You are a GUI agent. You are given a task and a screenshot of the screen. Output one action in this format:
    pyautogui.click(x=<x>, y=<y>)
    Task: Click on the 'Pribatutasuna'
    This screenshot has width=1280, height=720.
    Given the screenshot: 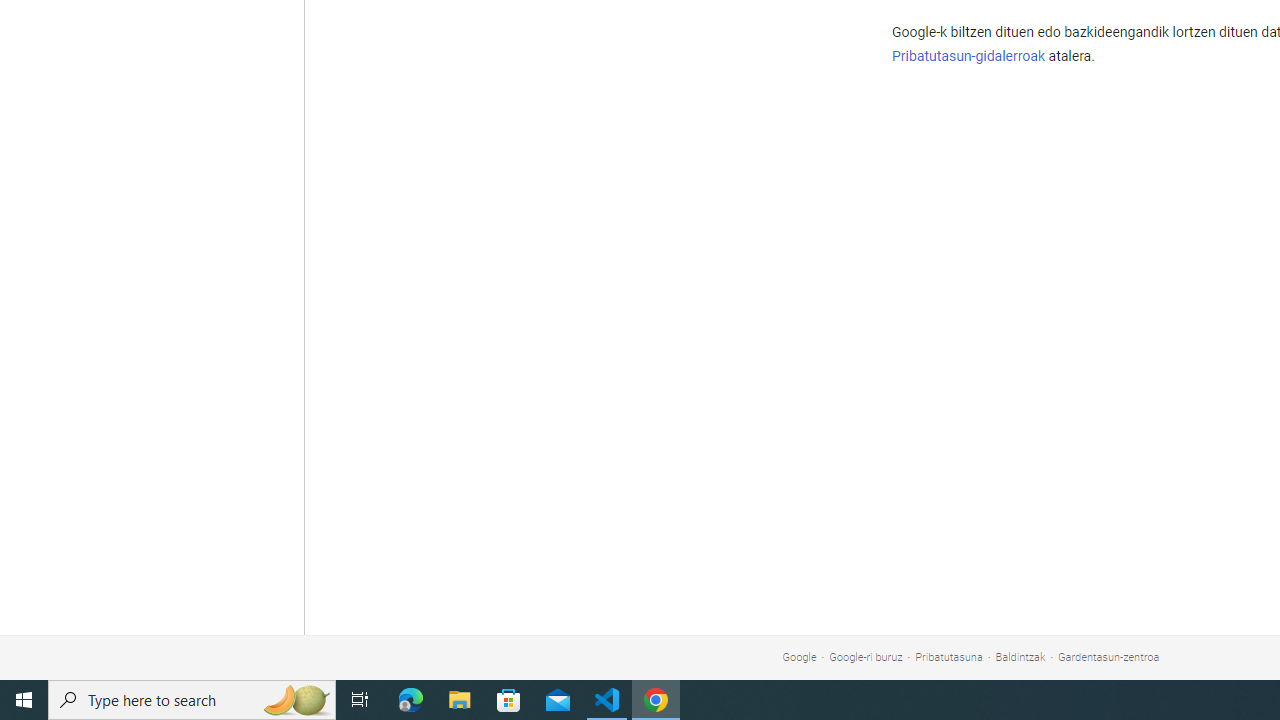 What is the action you would take?
    pyautogui.click(x=948, y=657)
    